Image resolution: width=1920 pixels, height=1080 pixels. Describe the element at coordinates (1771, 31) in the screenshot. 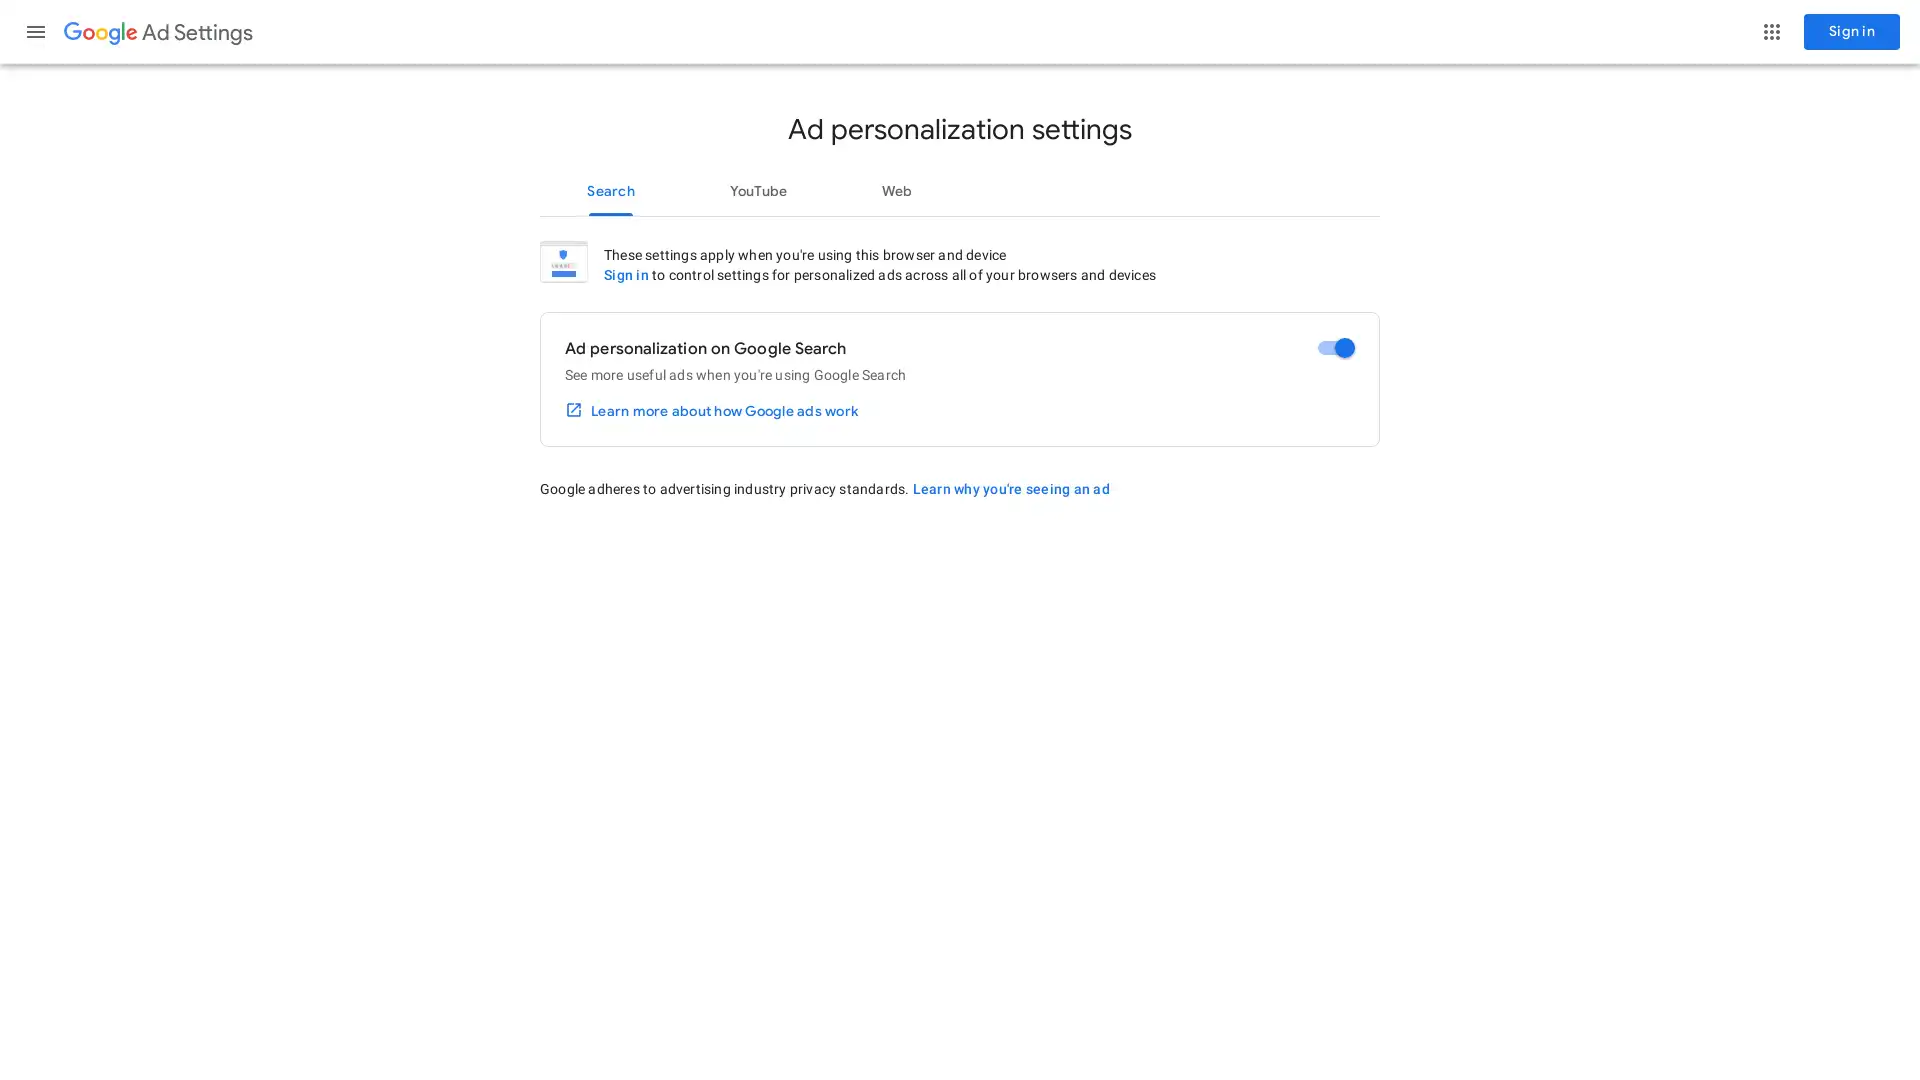

I see `Google apps` at that location.